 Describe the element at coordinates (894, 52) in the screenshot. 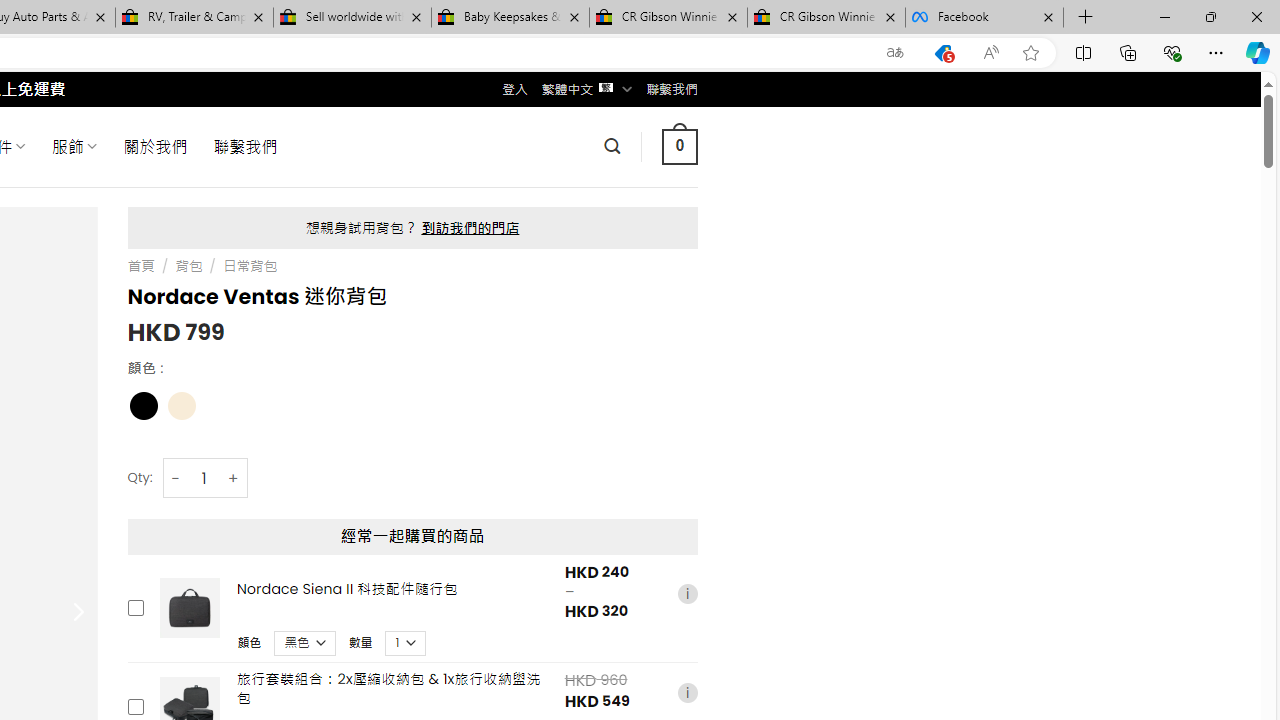

I see `'Show translate options'` at that location.